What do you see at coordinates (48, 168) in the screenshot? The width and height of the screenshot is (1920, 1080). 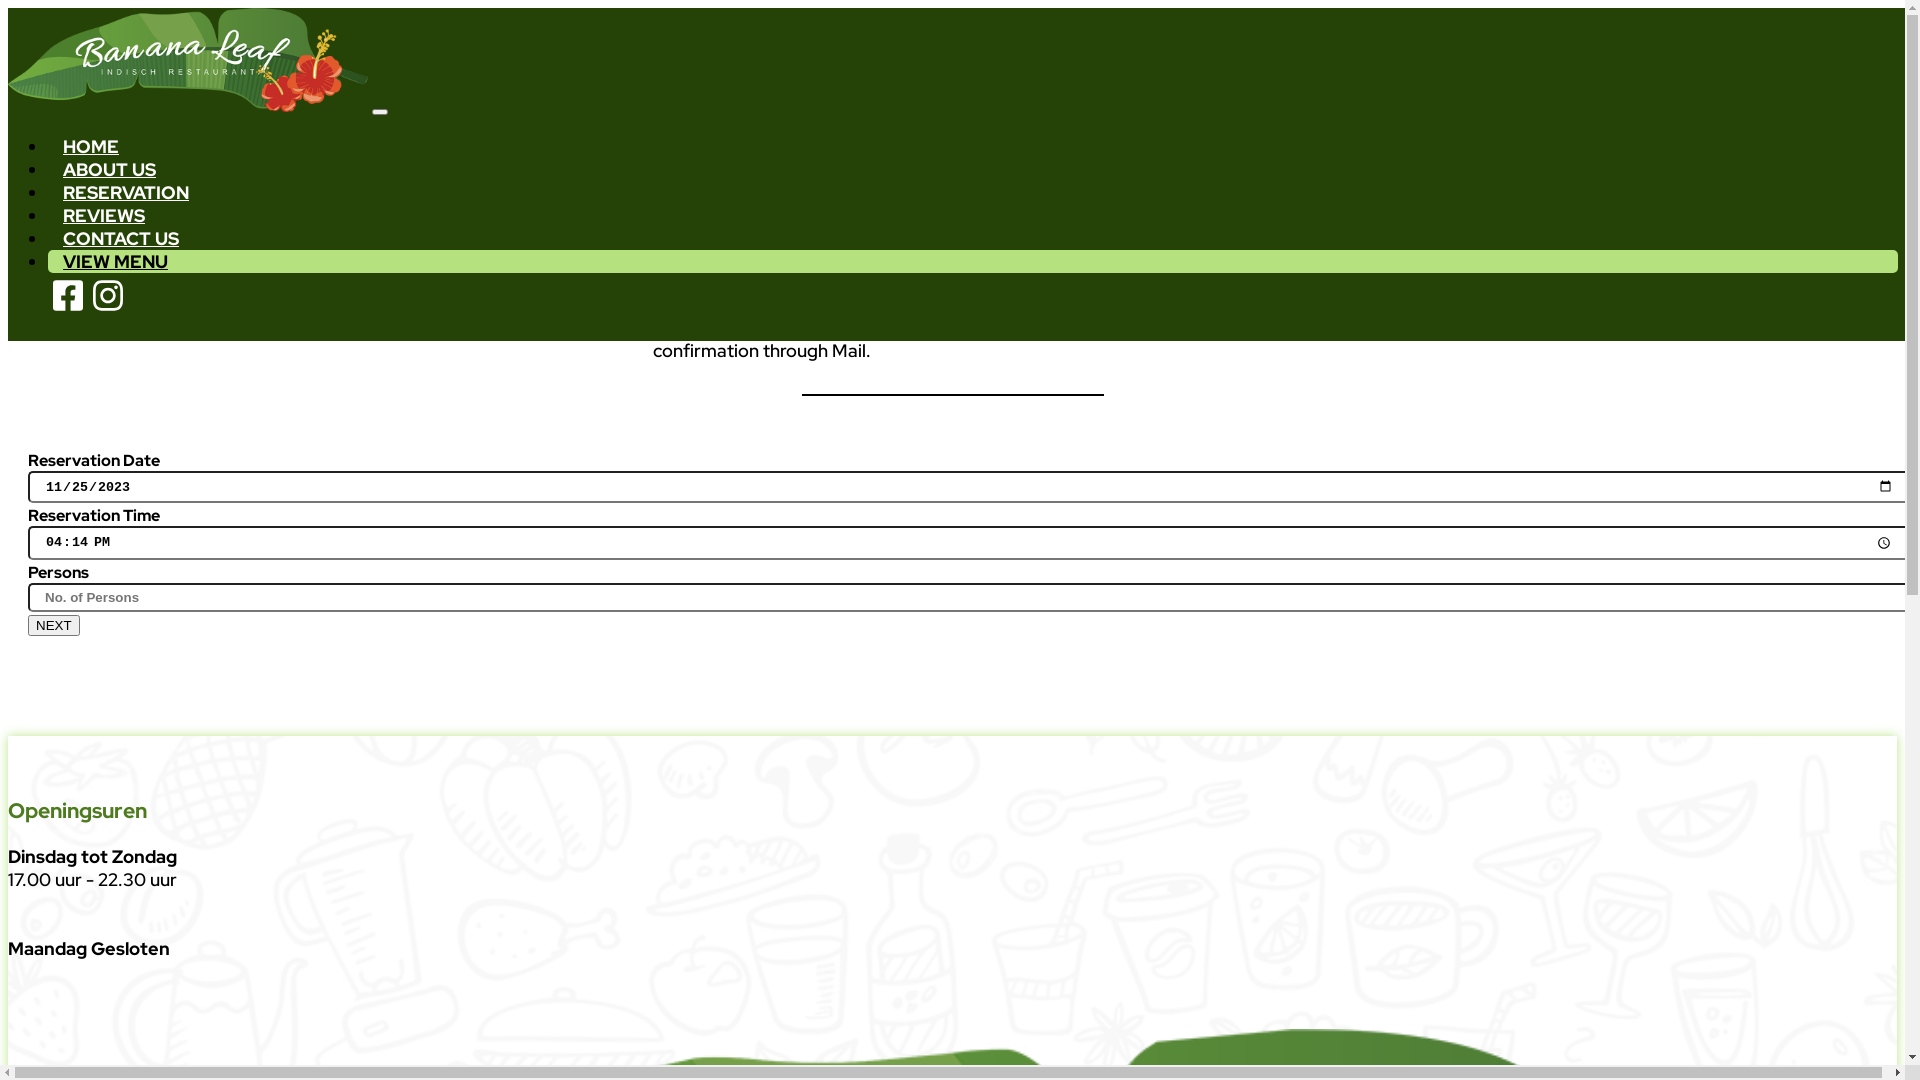 I see `'ABOUT US'` at bounding box center [48, 168].